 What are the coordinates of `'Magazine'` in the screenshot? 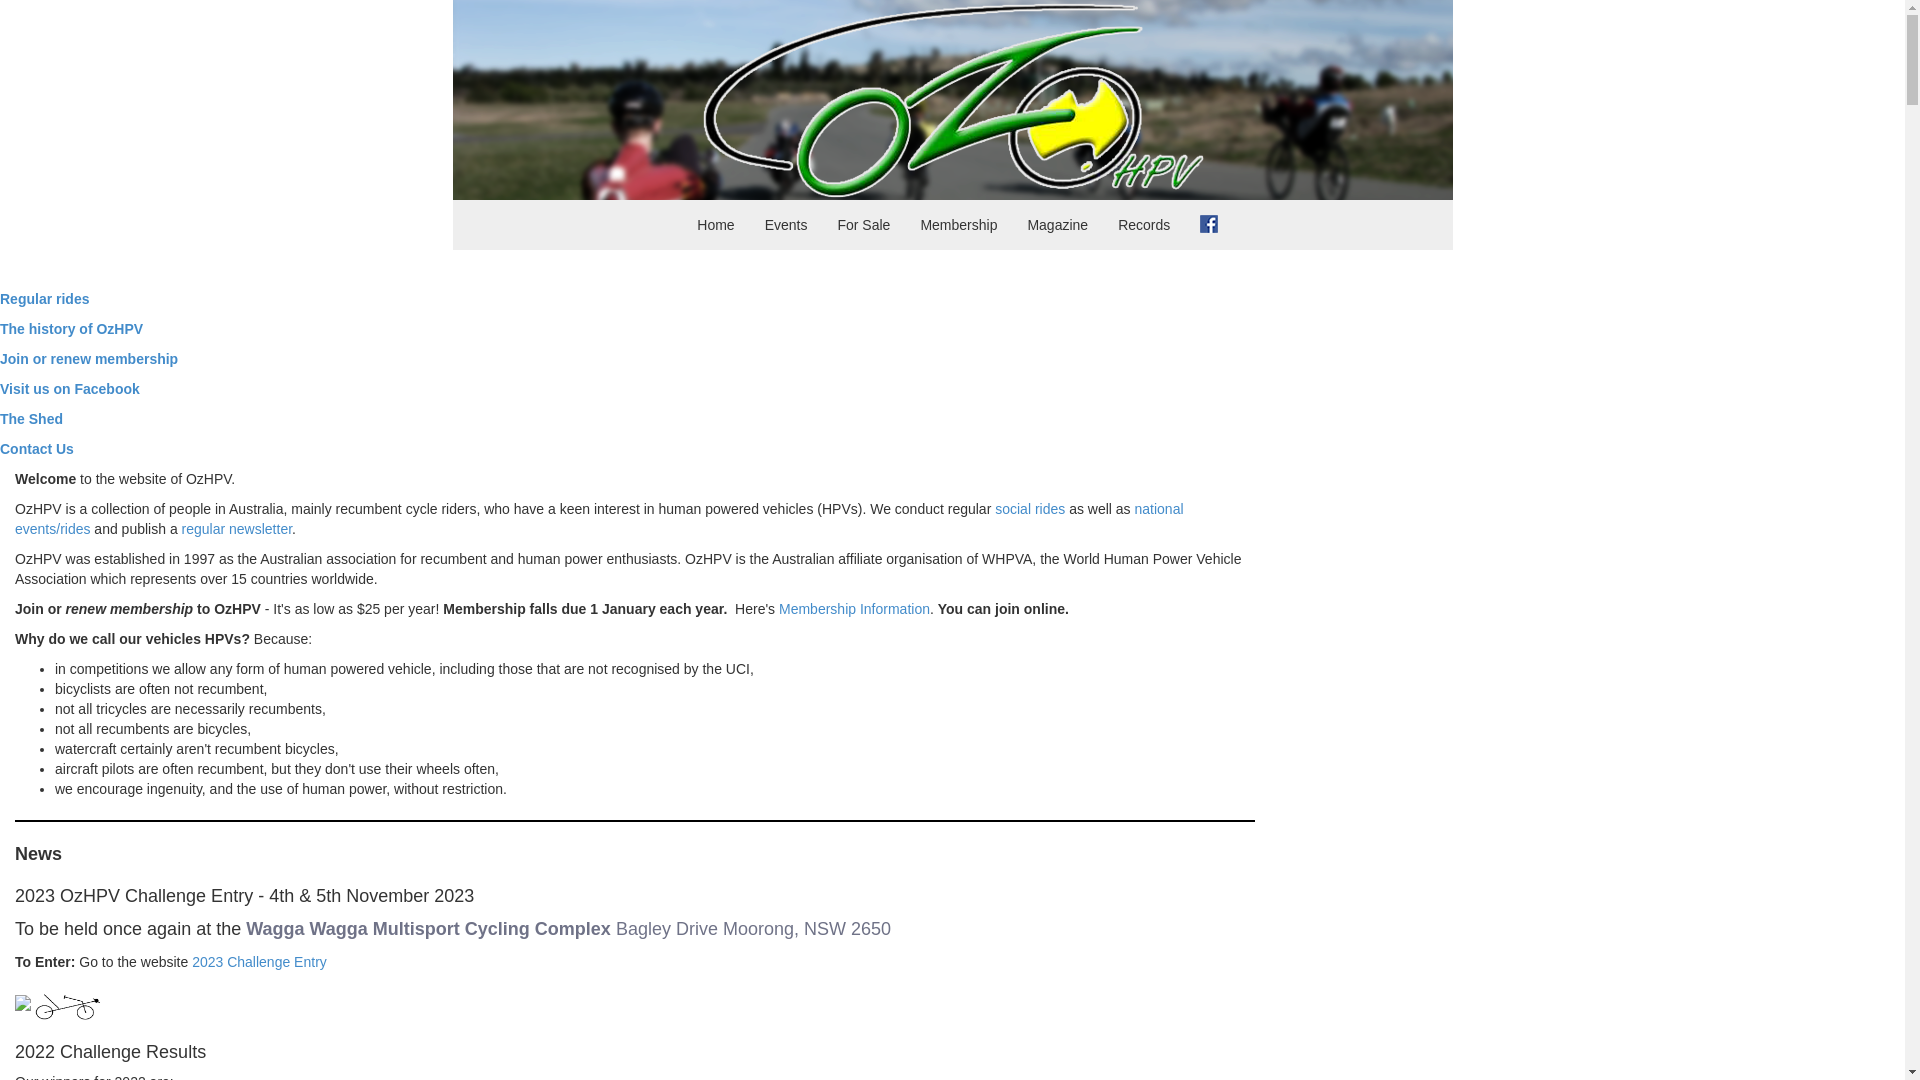 It's located at (1056, 224).